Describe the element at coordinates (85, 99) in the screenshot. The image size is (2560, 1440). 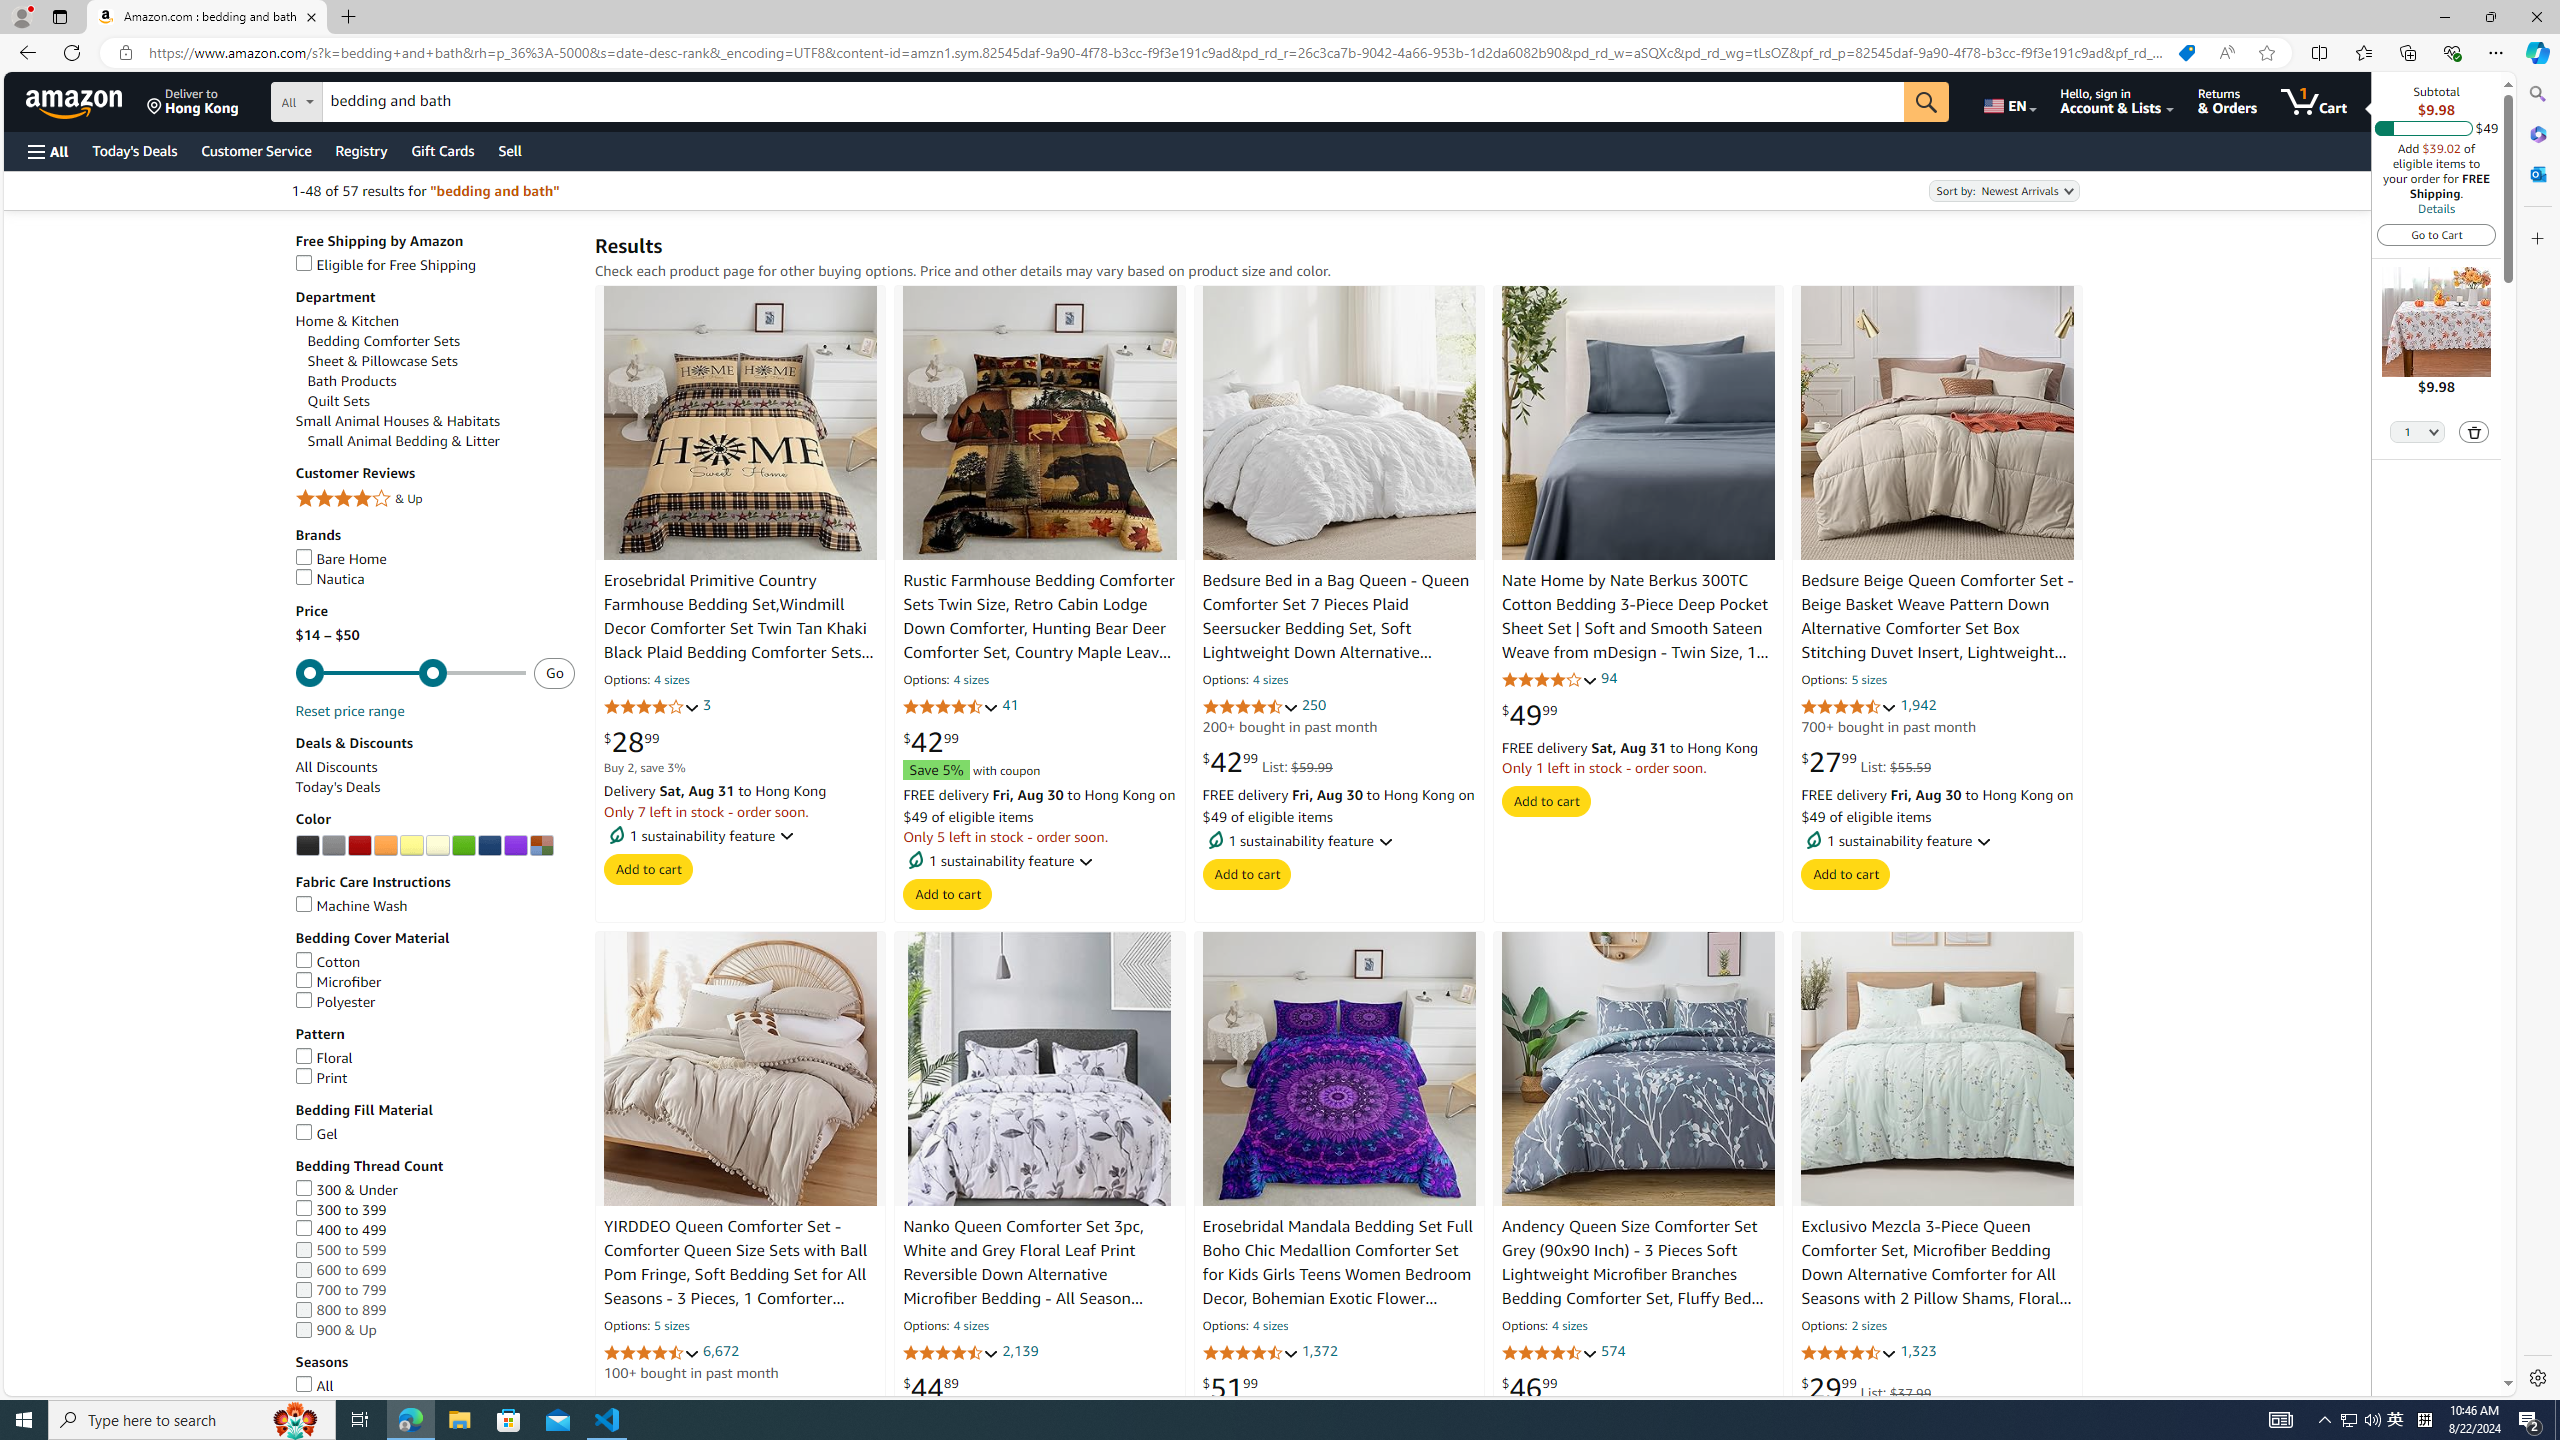
I see `'Skip to main content'` at that location.